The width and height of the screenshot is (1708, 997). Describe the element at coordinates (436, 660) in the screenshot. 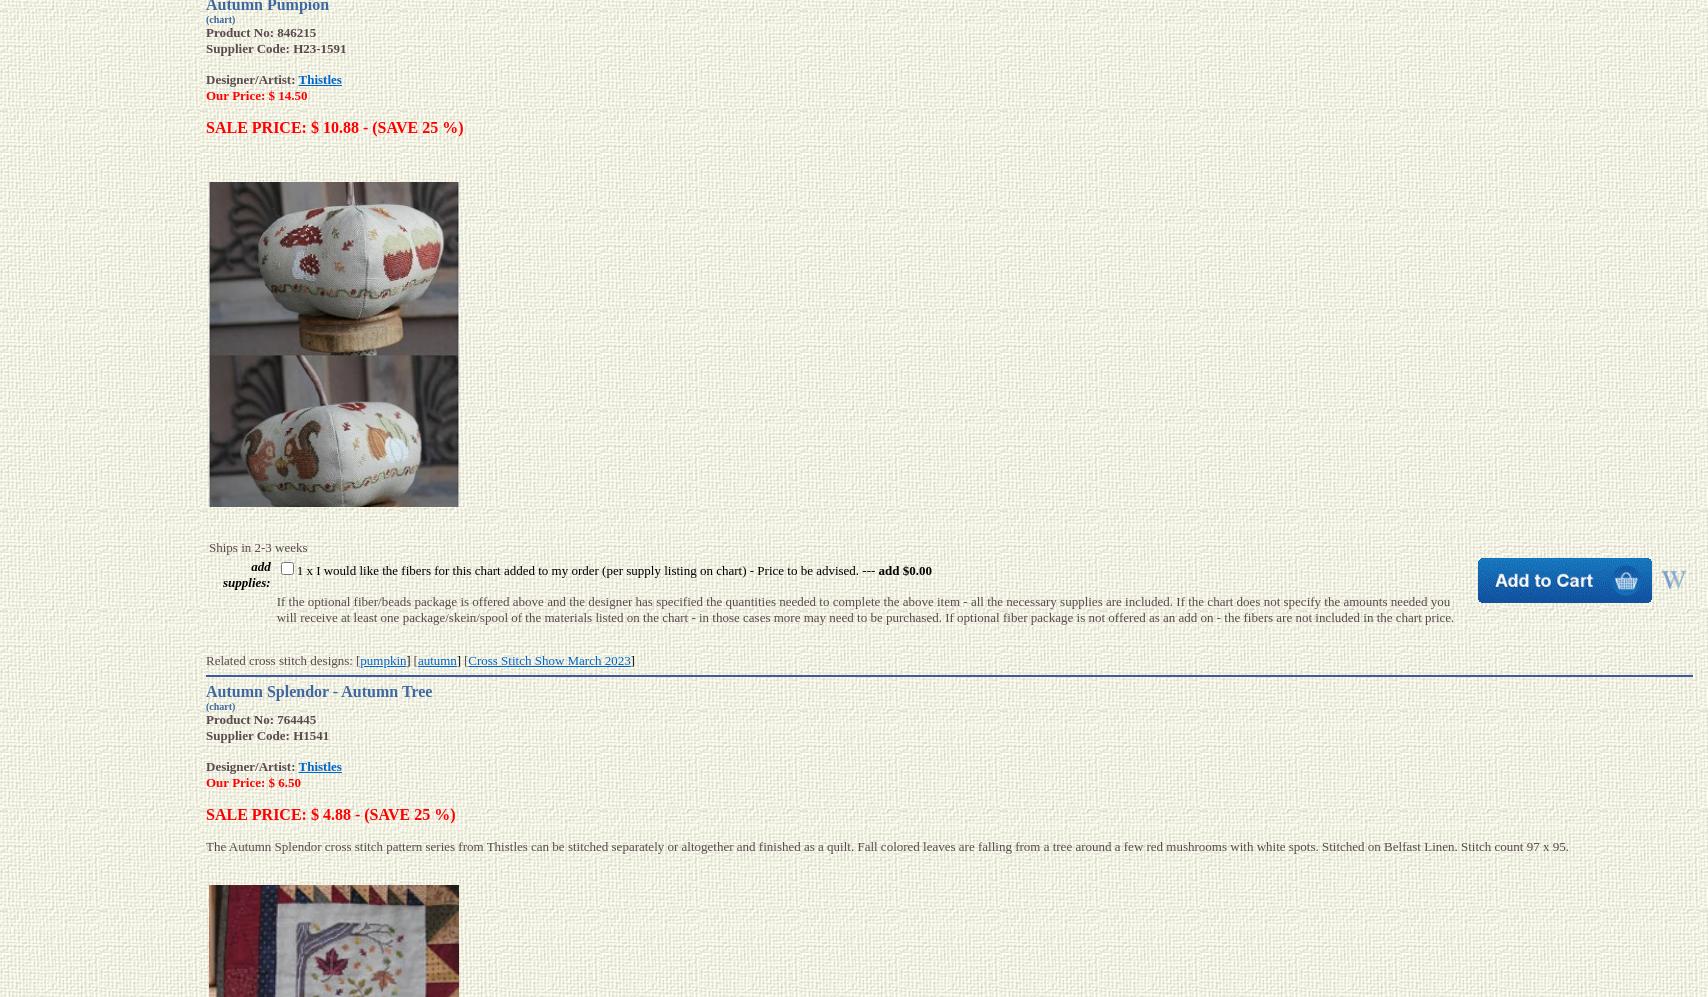

I see `'autumn'` at that location.